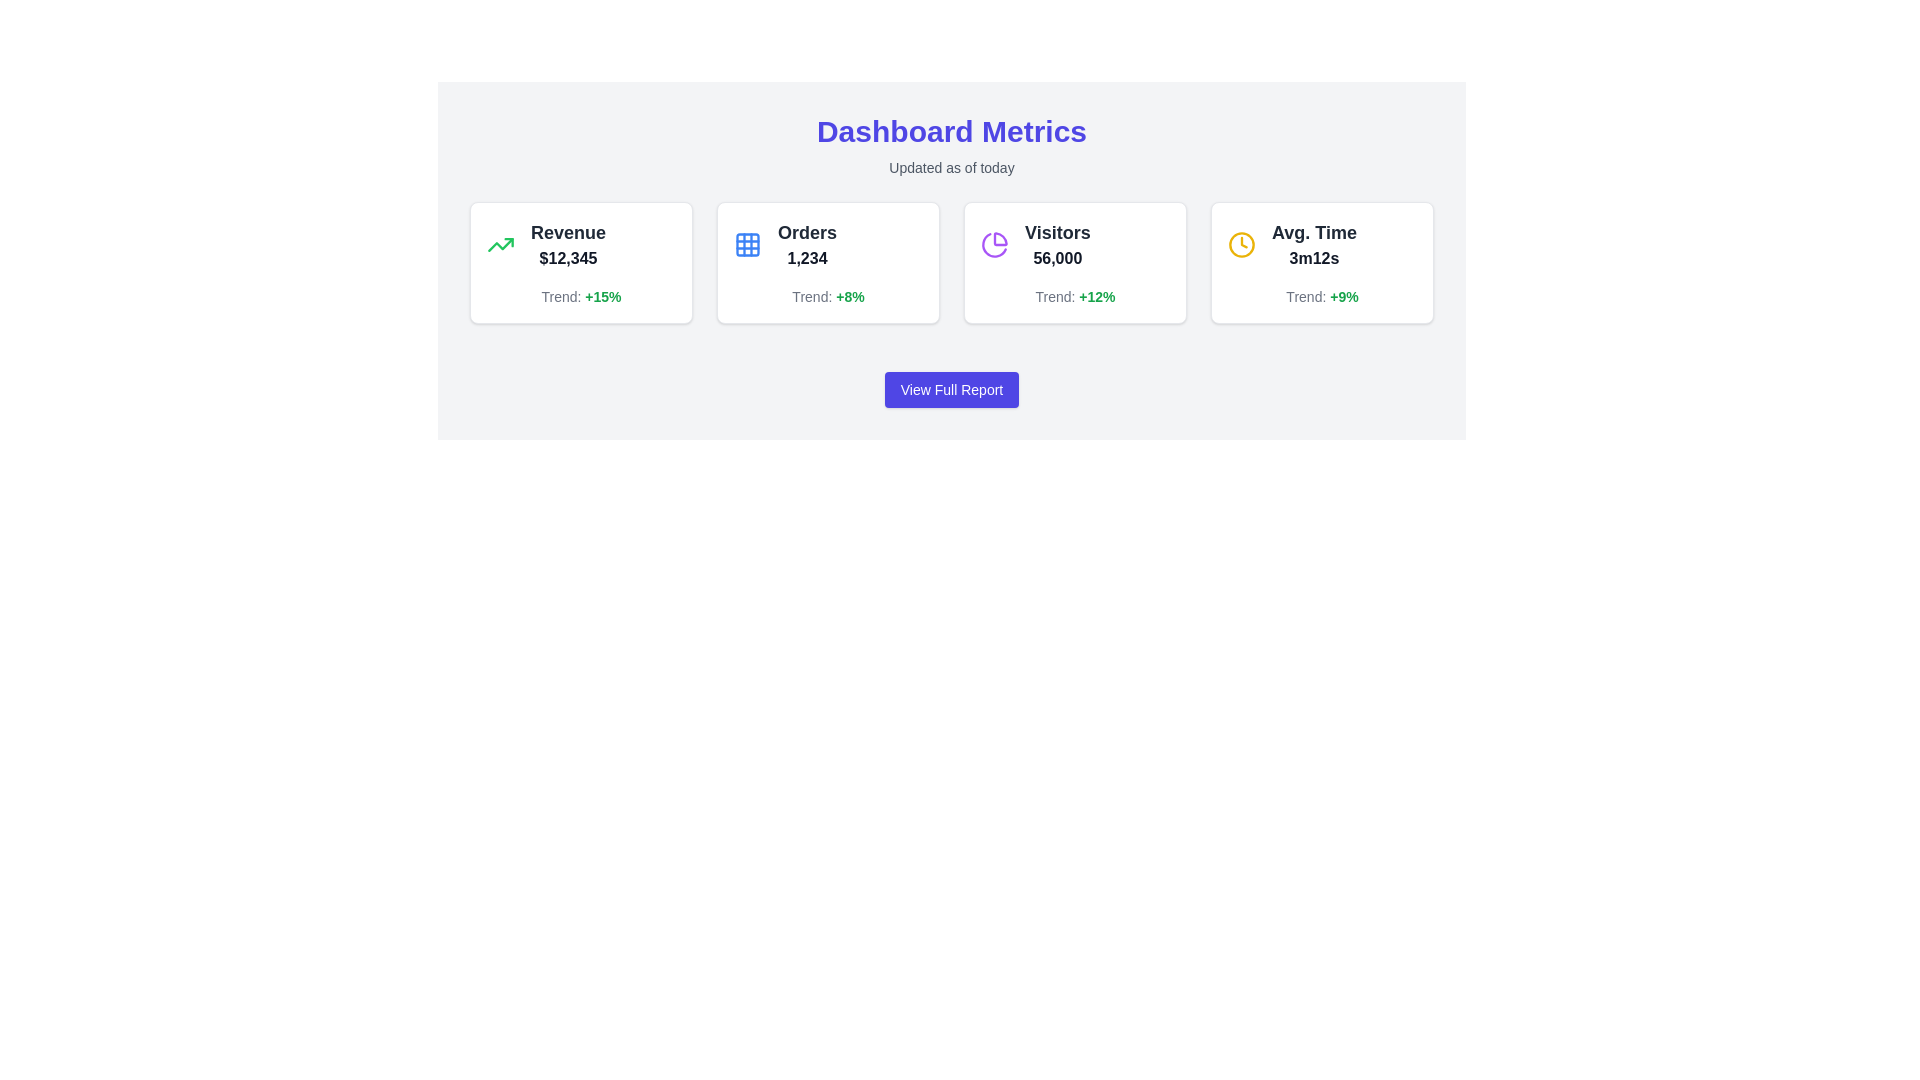 This screenshot has width=1920, height=1080. What do you see at coordinates (1314, 244) in the screenshot?
I see `the 'Avg. Time' text display element that shows the value '3m12s', which is styled in bold dark gray and located within a card on the far right of a row of metric cards` at bounding box center [1314, 244].